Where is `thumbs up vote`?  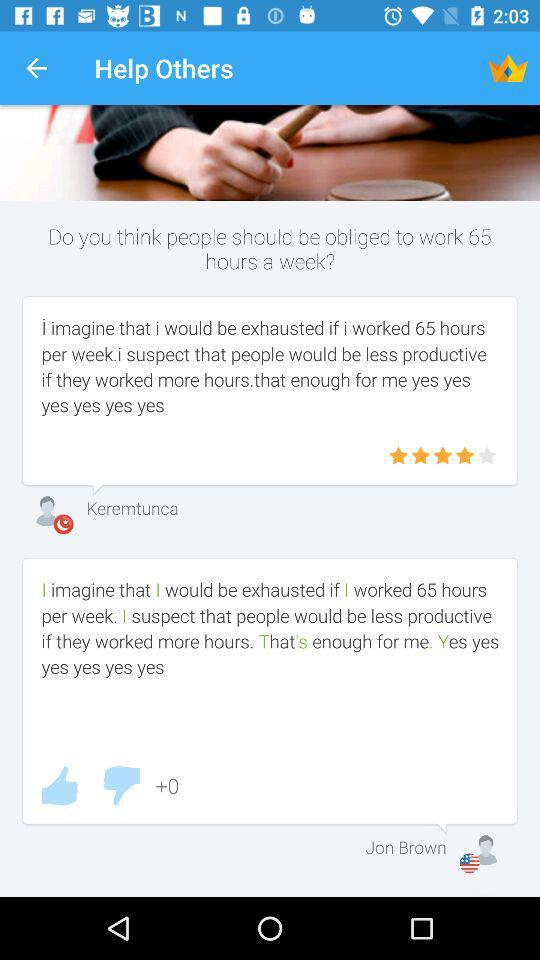 thumbs up vote is located at coordinates (59, 785).